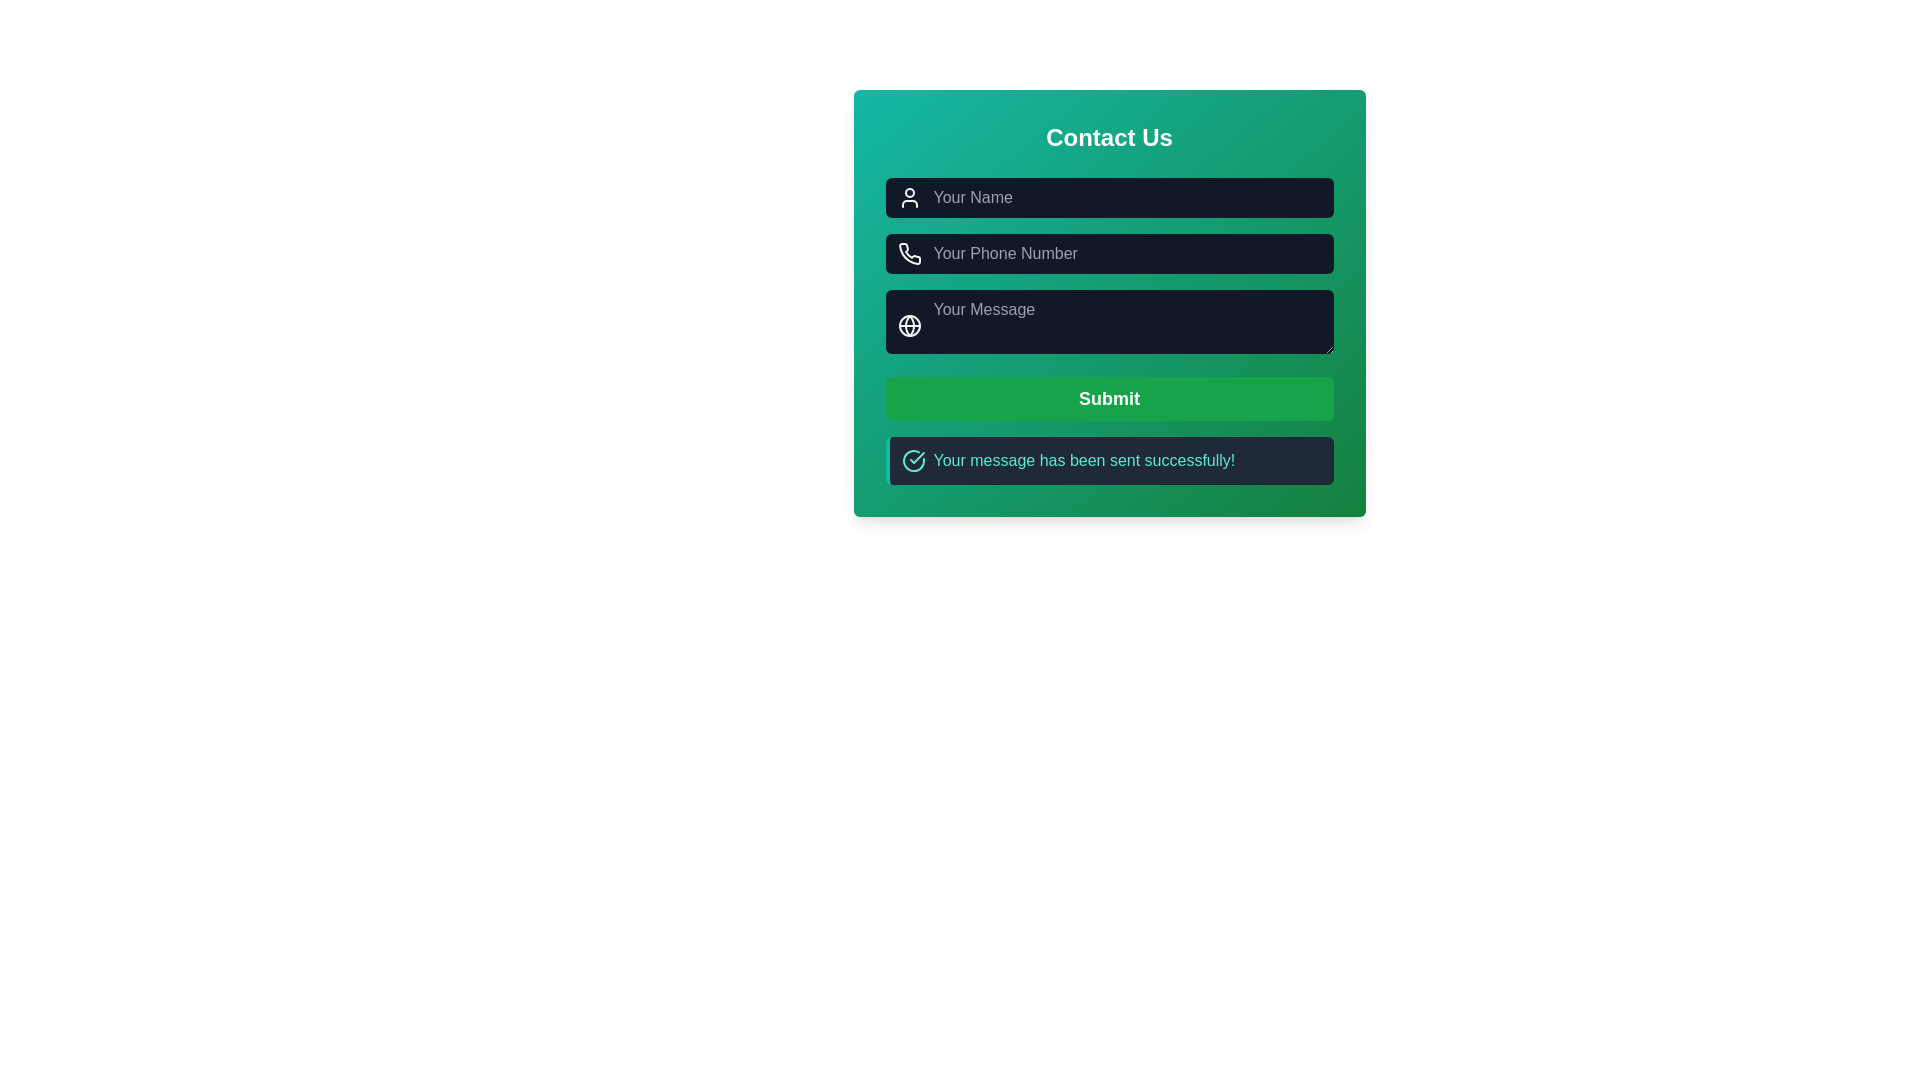  Describe the element at coordinates (908, 253) in the screenshot. I see `the phone number input field icon located at the leftmost position within the 'Your Phone Number' input field in the green contact form` at that location.